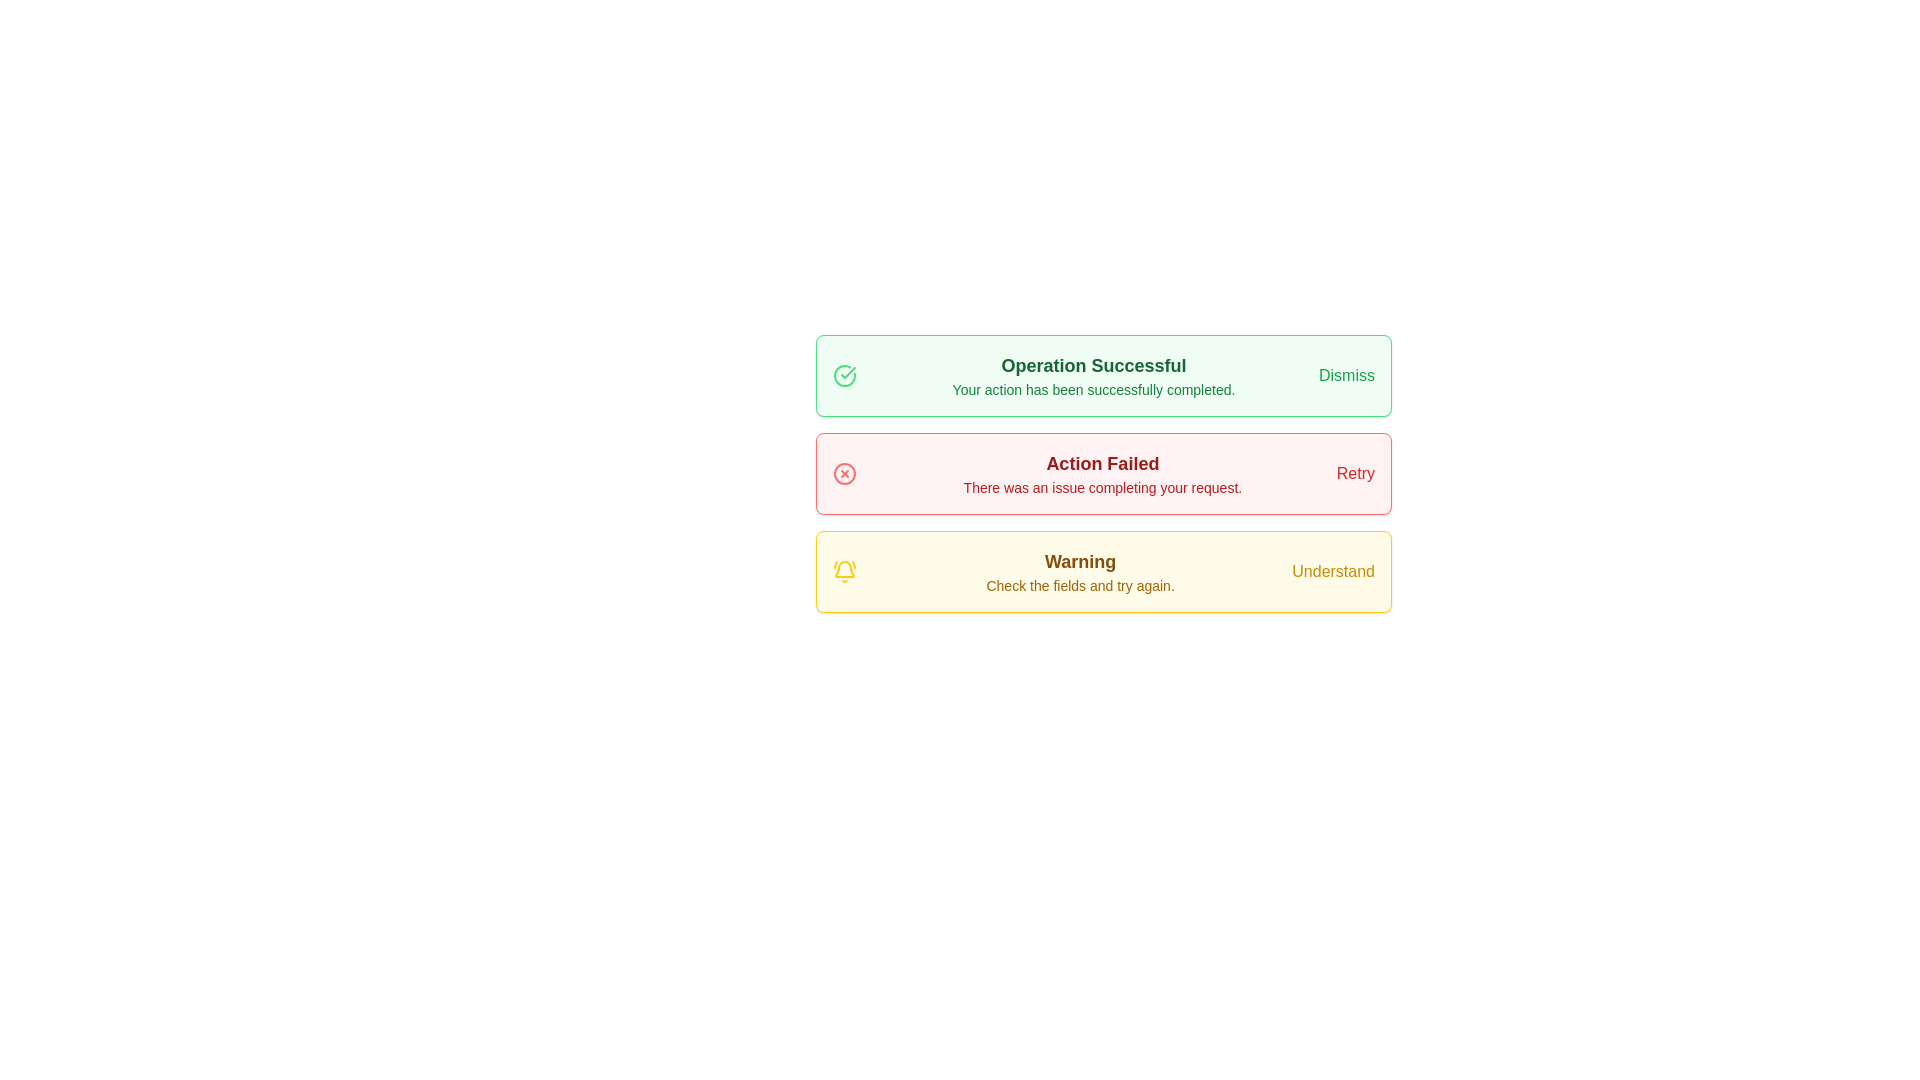 This screenshot has height=1080, width=1920. What do you see at coordinates (1101, 474) in the screenshot?
I see `the error notification text that states 'Action Failed' and 'There was an issue completing your request.'` at bounding box center [1101, 474].